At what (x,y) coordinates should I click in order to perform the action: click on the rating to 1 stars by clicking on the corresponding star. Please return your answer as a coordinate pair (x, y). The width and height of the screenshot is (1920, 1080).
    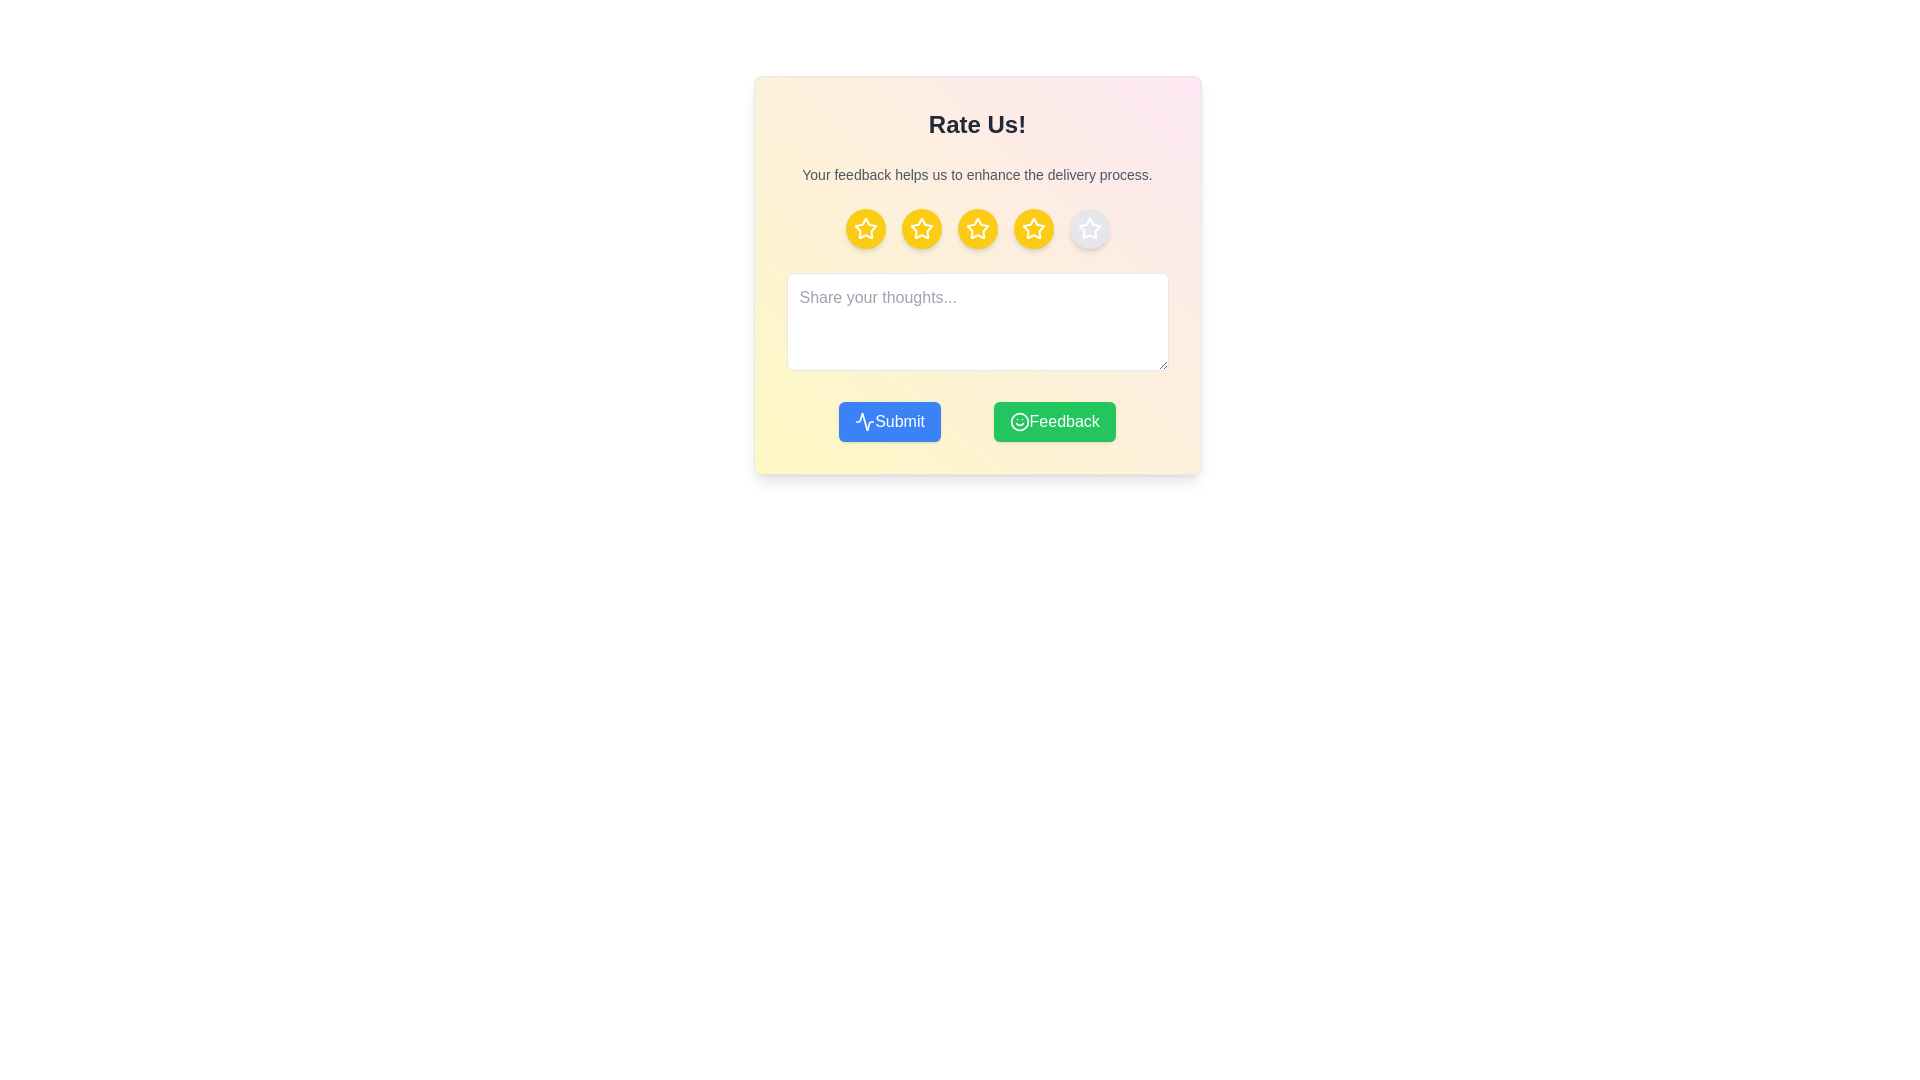
    Looking at the image, I should click on (865, 227).